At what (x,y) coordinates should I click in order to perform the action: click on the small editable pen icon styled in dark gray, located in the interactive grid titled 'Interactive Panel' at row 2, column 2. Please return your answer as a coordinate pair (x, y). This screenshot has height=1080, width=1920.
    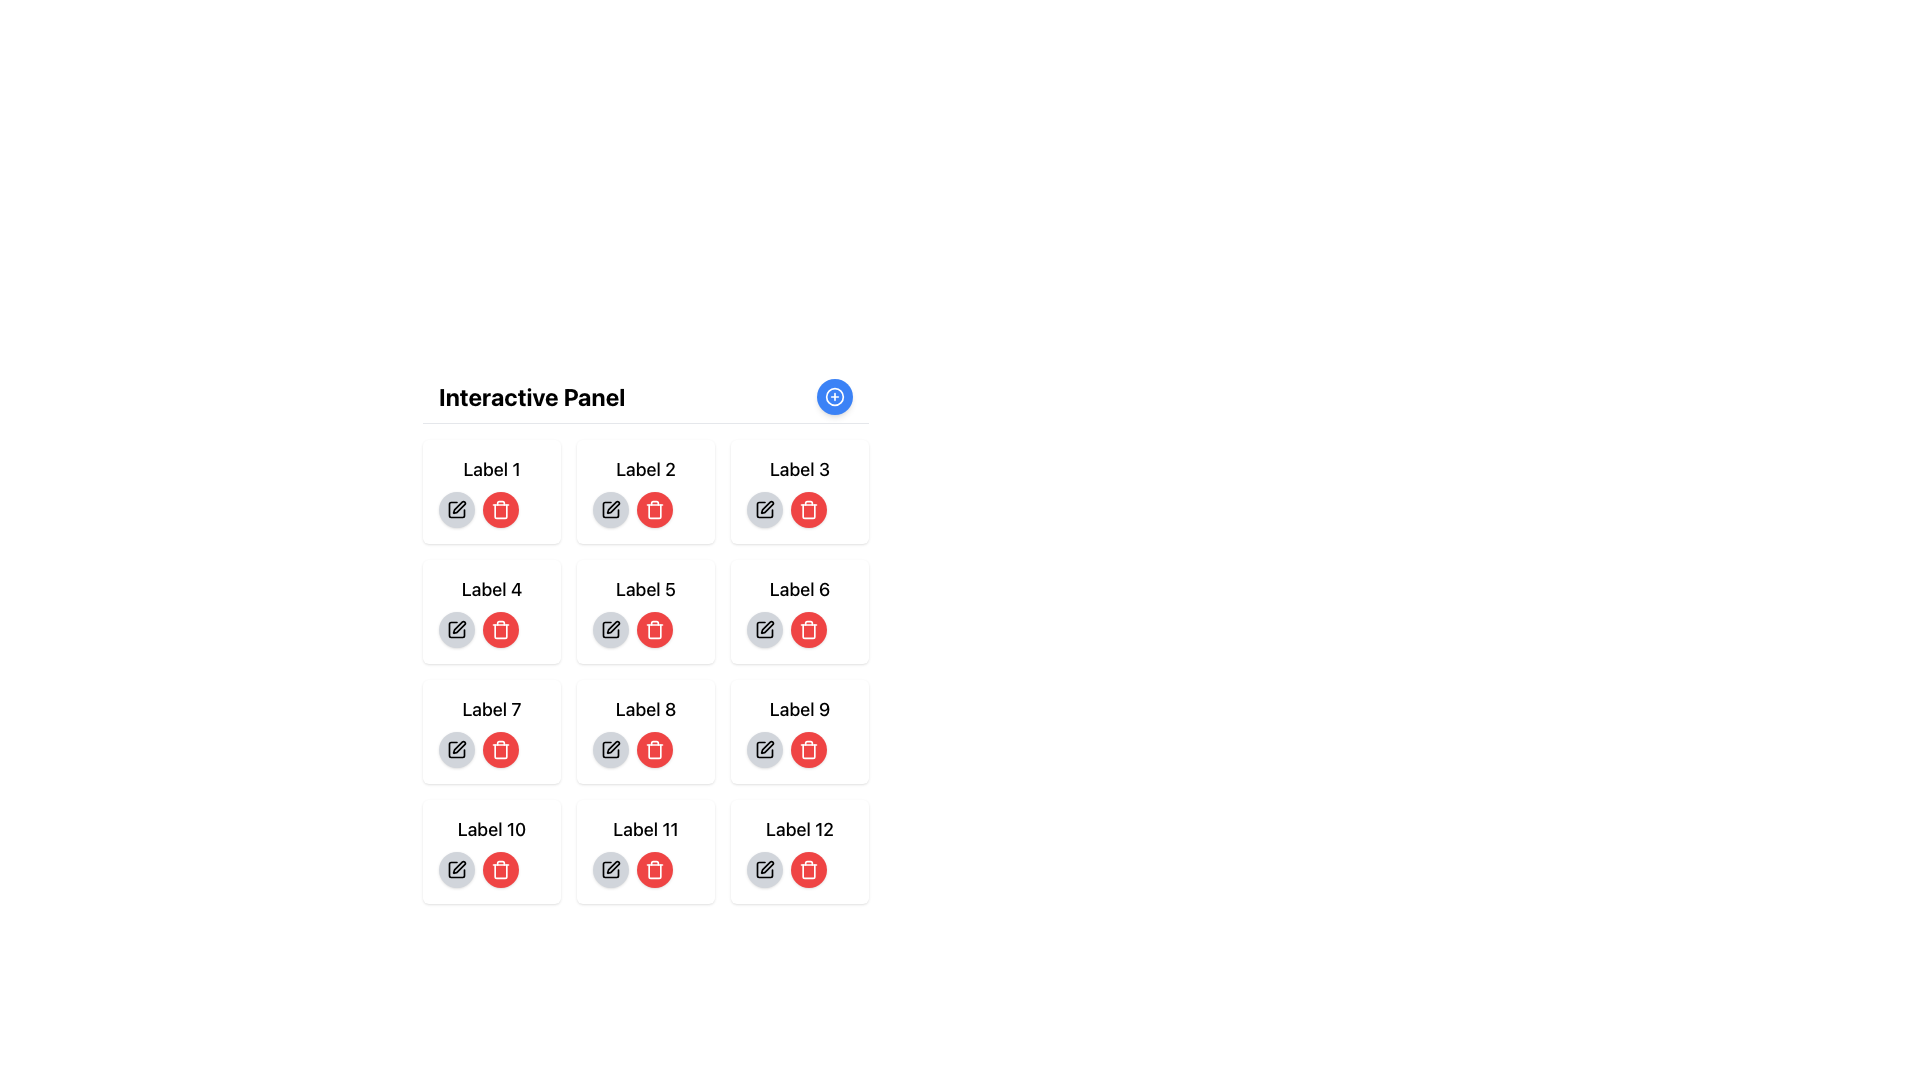
    Looking at the image, I should click on (609, 628).